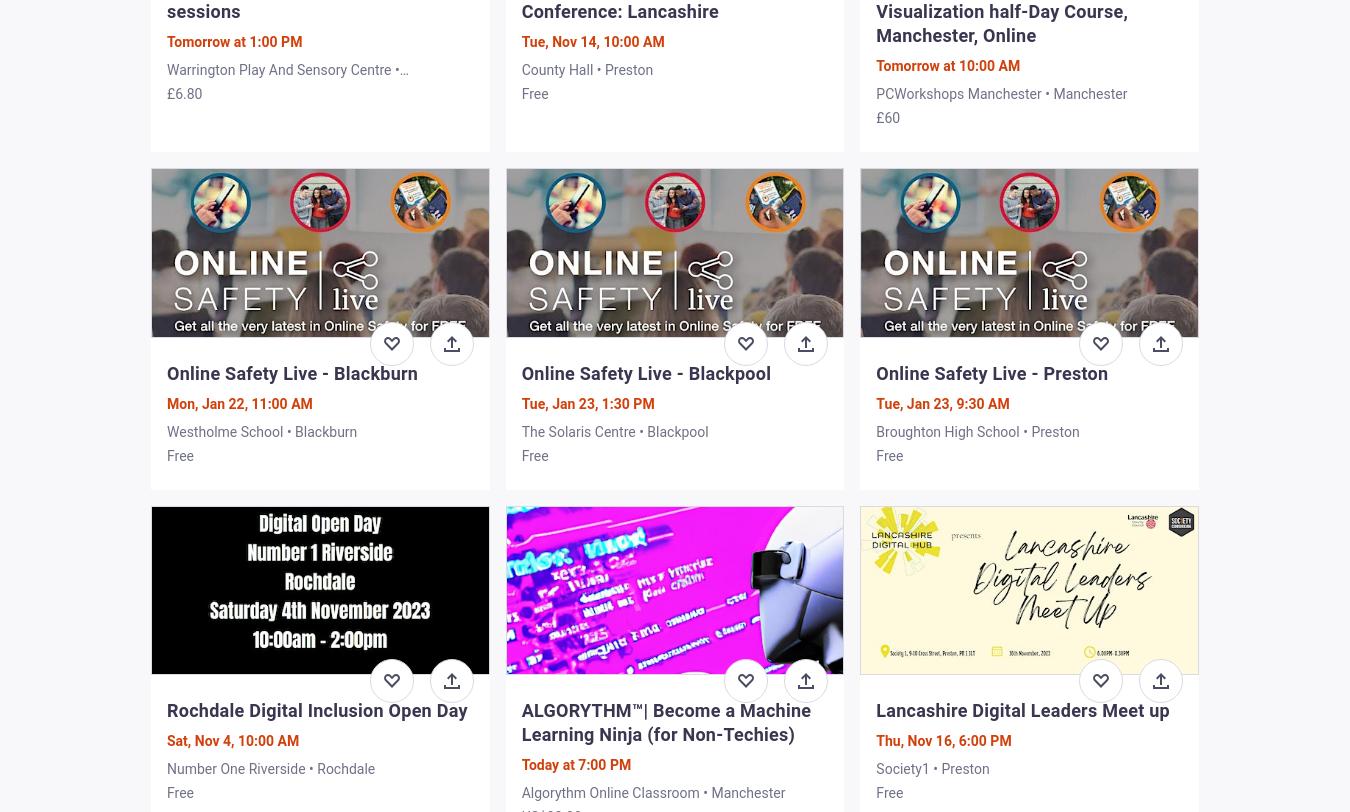 The height and width of the screenshot is (812, 1350). What do you see at coordinates (946, 66) in the screenshot?
I see `'Tomorrow at 10:00 AM'` at bounding box center [946, 66].